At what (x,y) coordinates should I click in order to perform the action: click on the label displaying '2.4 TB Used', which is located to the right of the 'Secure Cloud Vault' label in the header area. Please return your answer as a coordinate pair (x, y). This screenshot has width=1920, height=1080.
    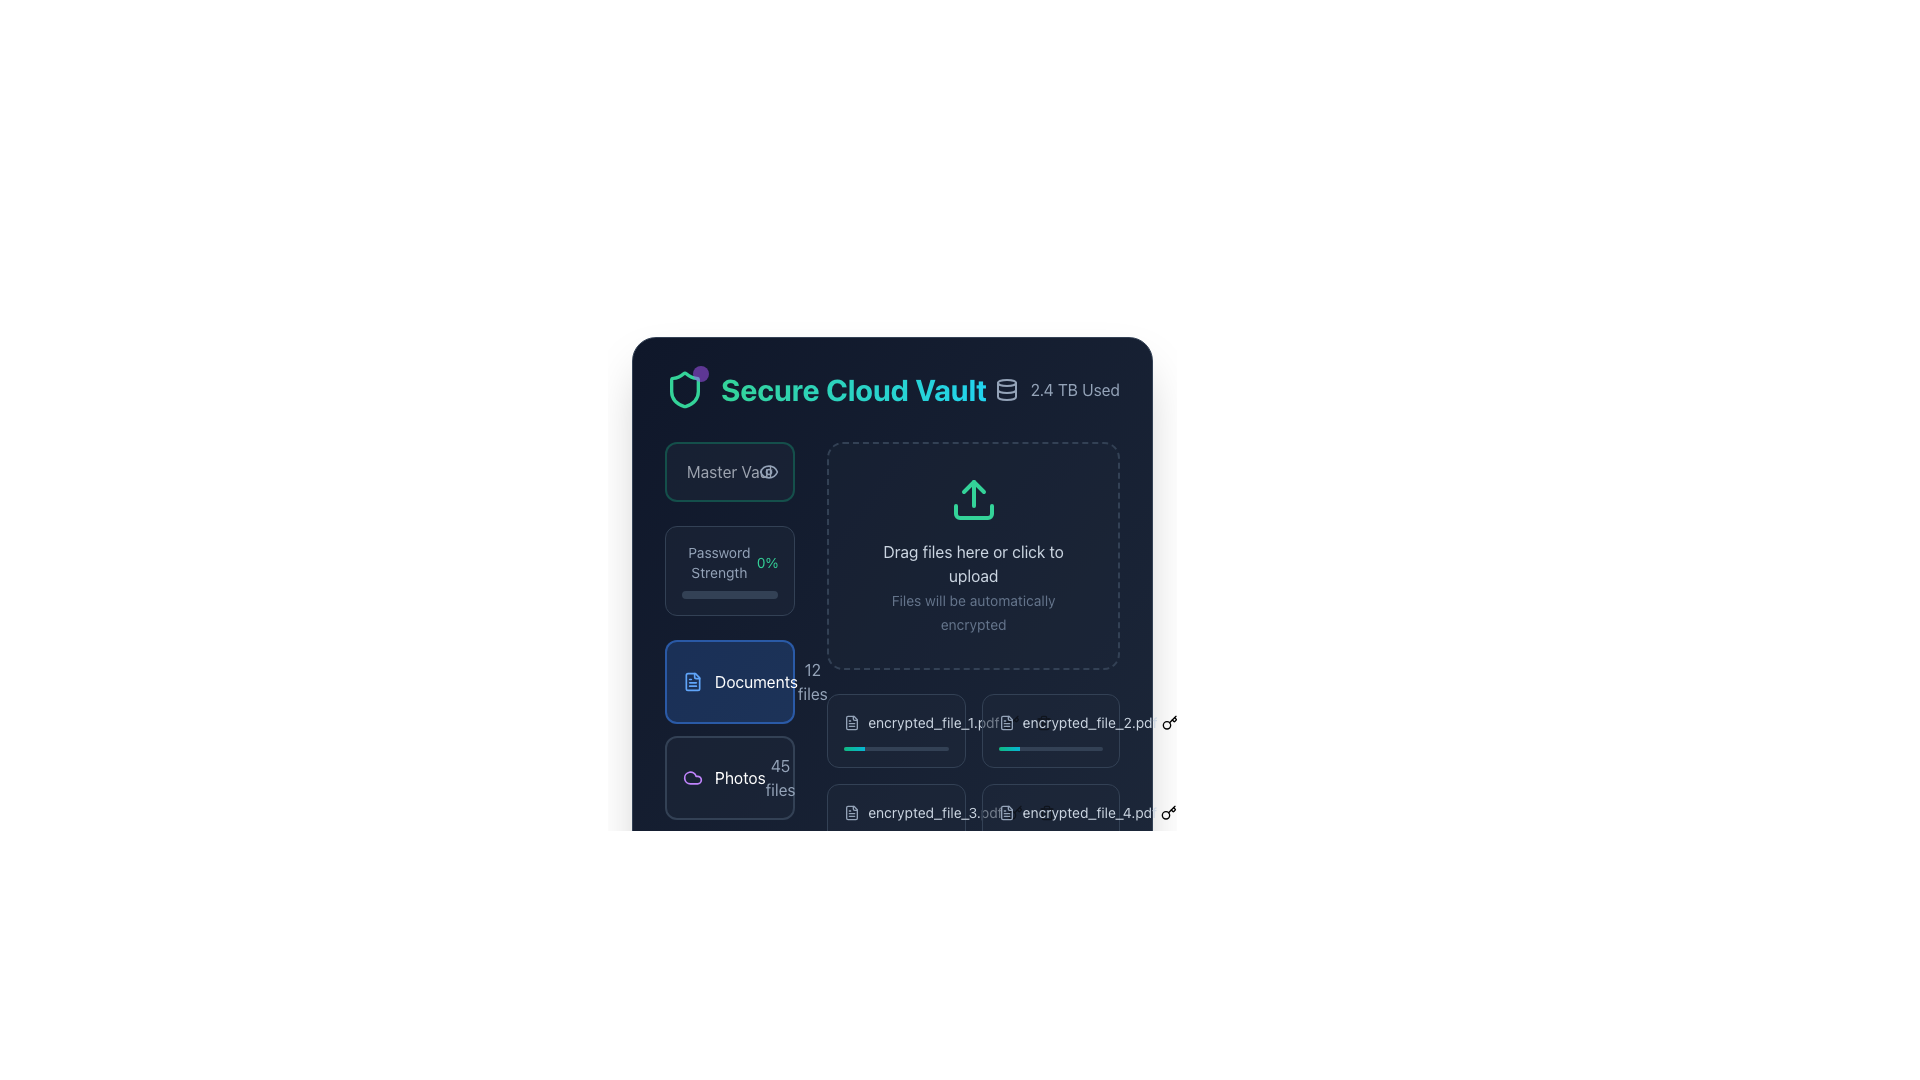
    Looking at the image, I should click on (1056, 389).